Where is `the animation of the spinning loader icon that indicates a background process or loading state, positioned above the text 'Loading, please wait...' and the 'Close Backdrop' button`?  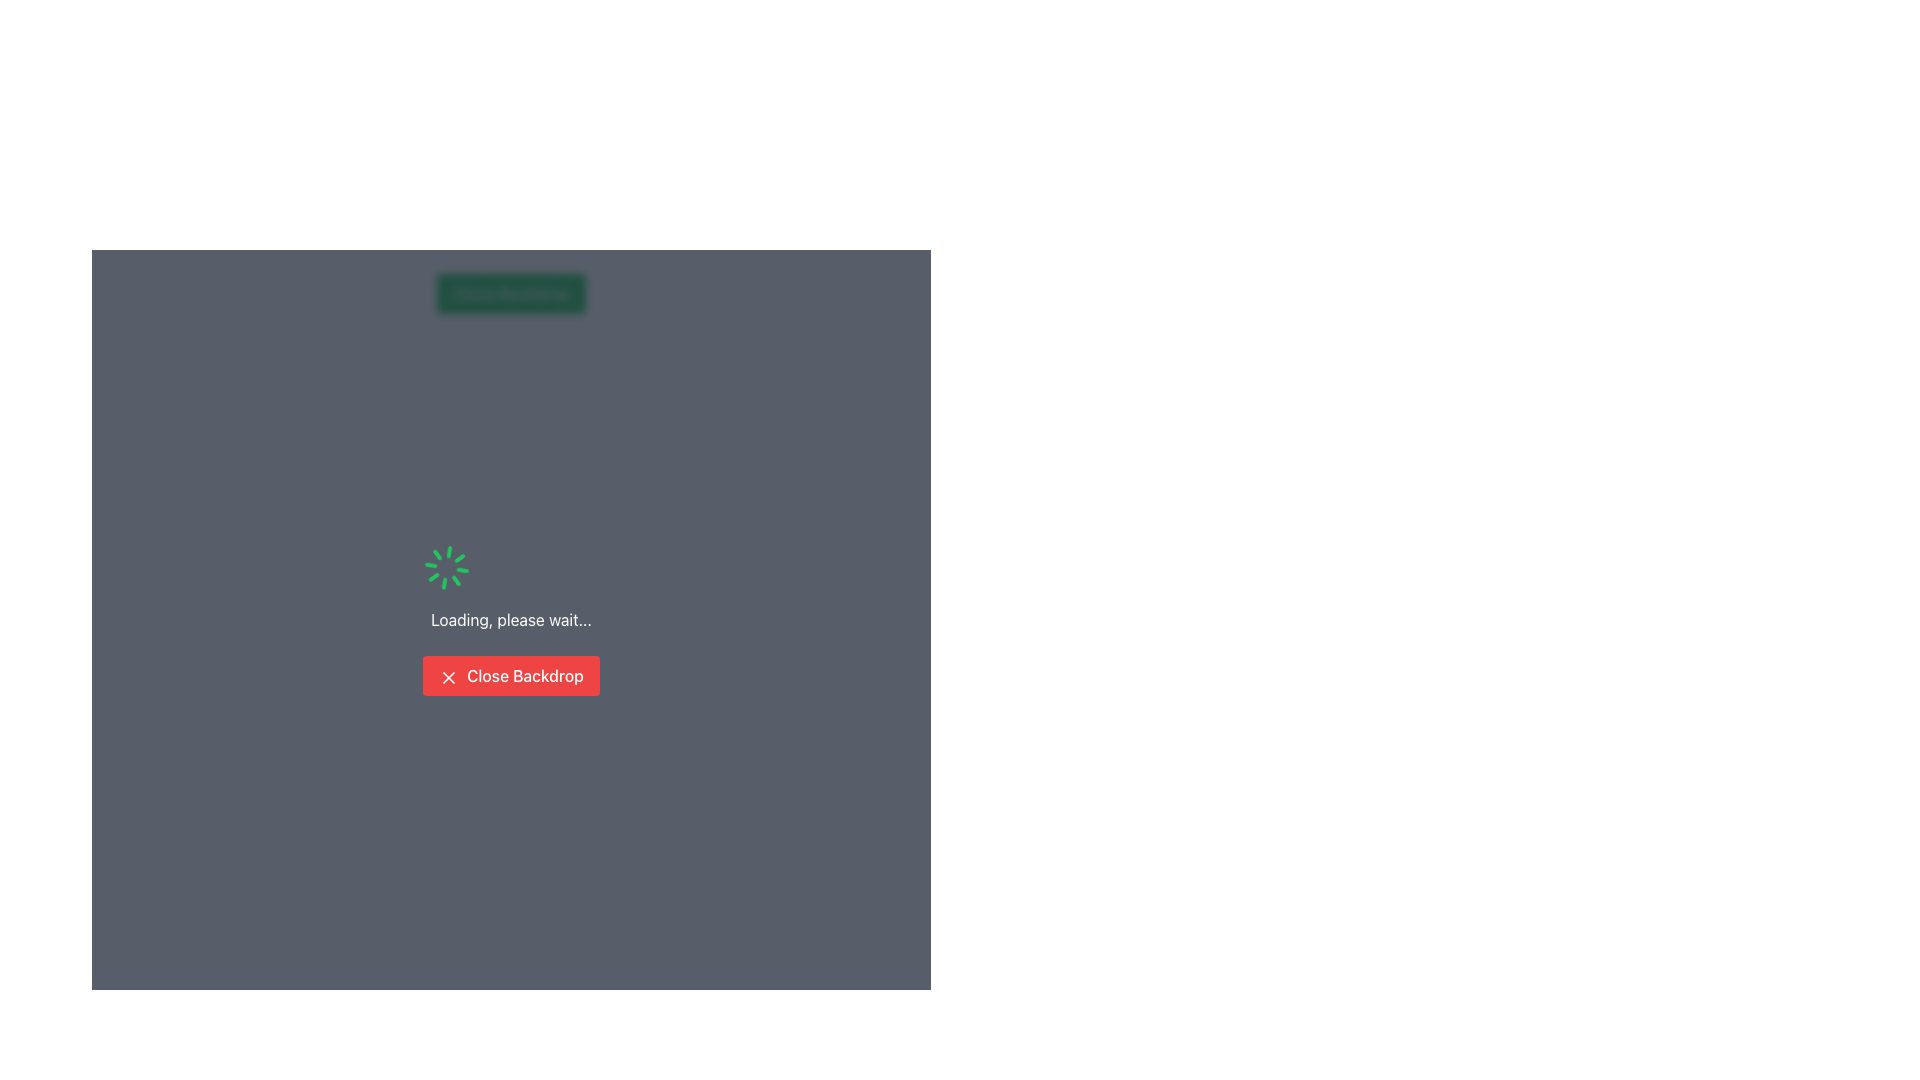 the animation of the spinning loader icon that indicates a background process or loading state, positioned above the text 'Loading, please wait...' and the 'Close Backdrop' button is located at coordinates (446, 567).